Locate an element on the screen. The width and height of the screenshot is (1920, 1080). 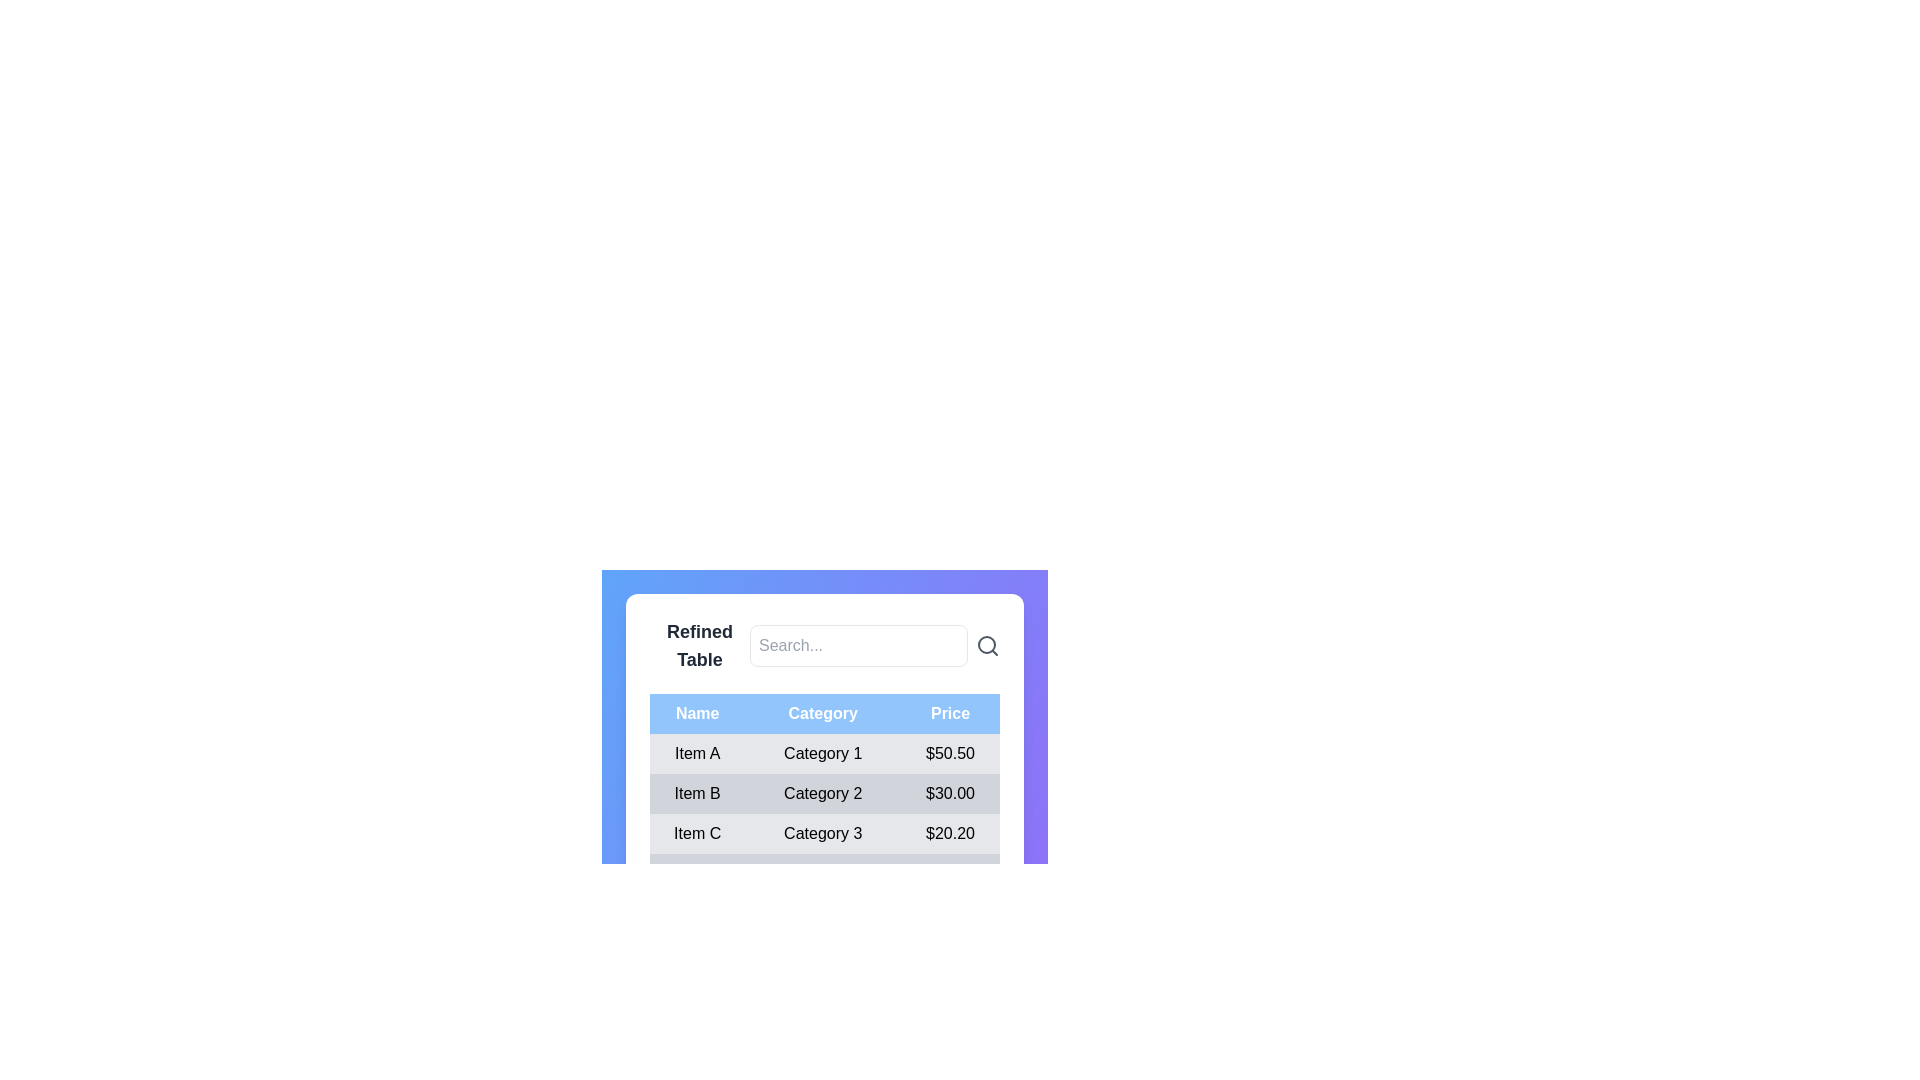
the second row in the table that contains data for 'Item B', which is located between 'Item A' and 'Item C' is located at coordinates (825, 793).